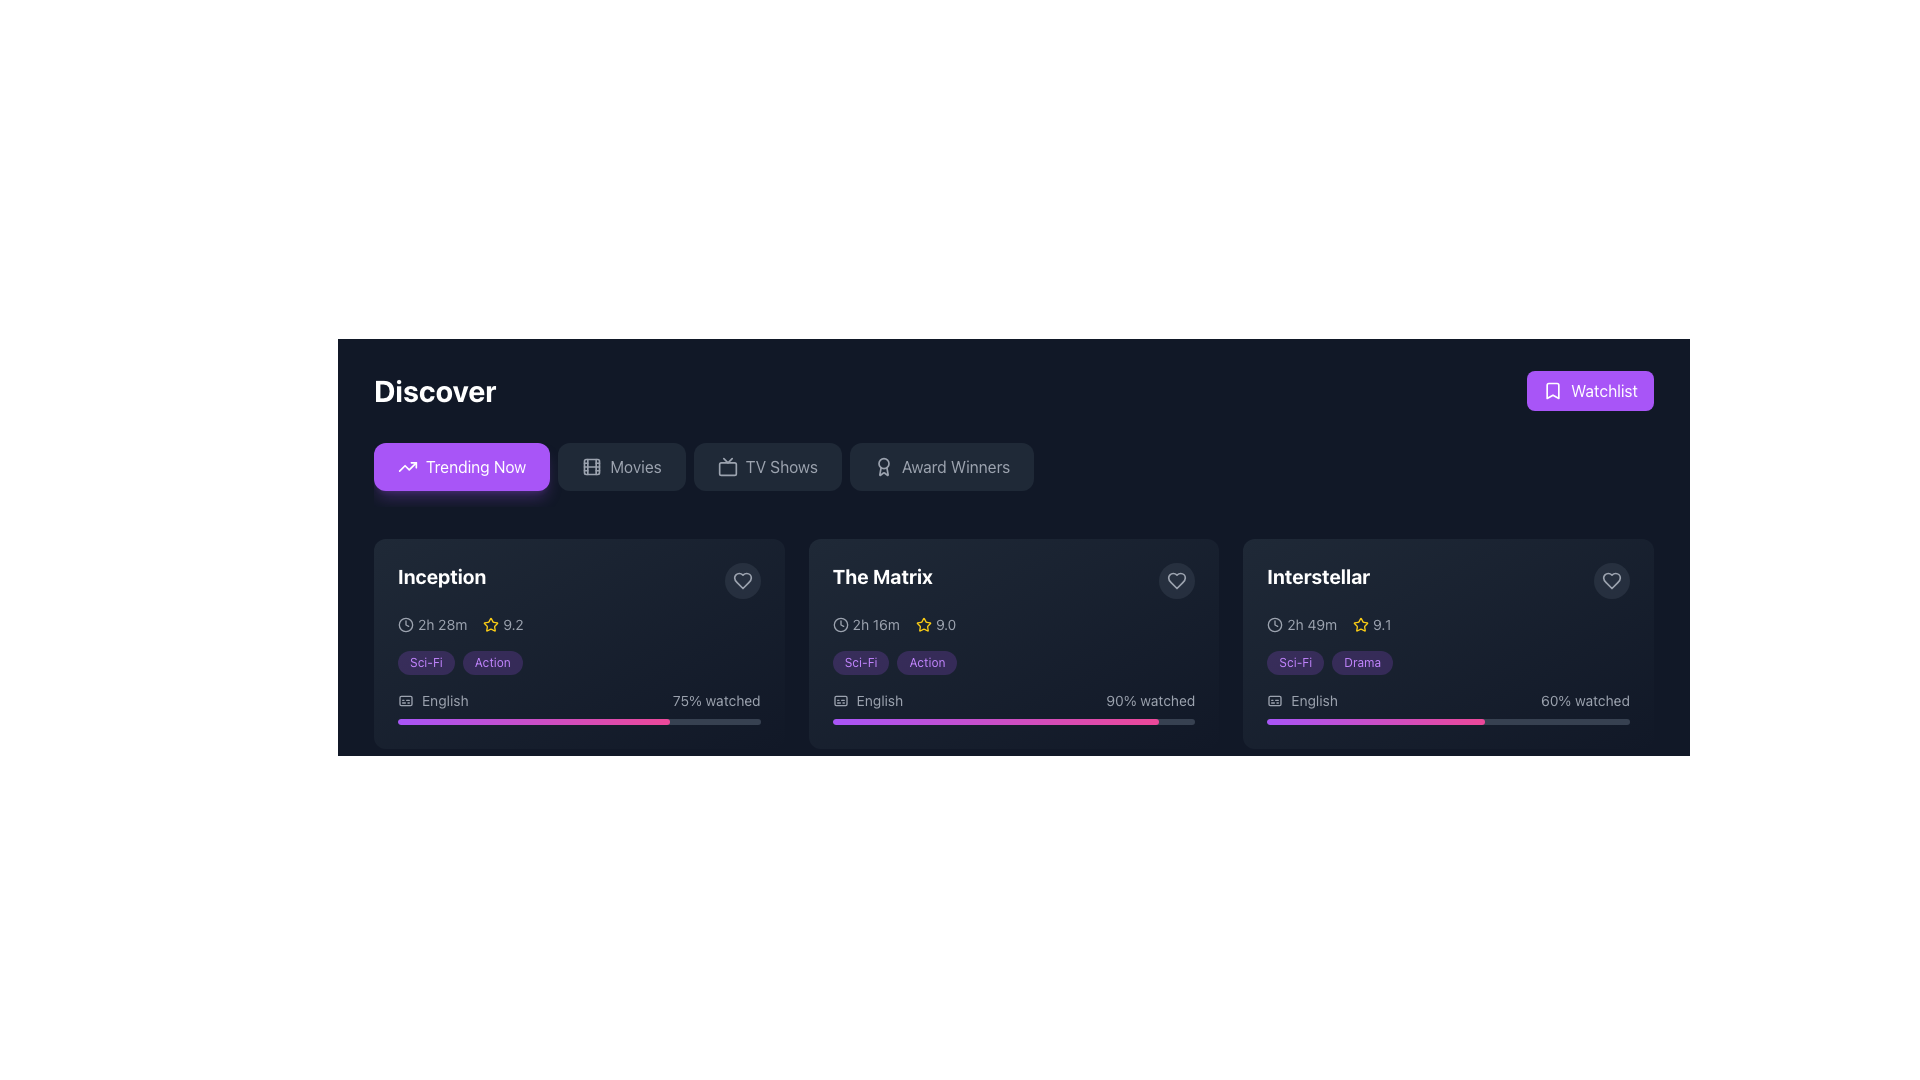 Image resolution: width=1920 pixels, height=1080 pixels. I want to click on the SVG circle icon that represents the clock symbol within the movie card for 'The Matrix', so click(840, 623).